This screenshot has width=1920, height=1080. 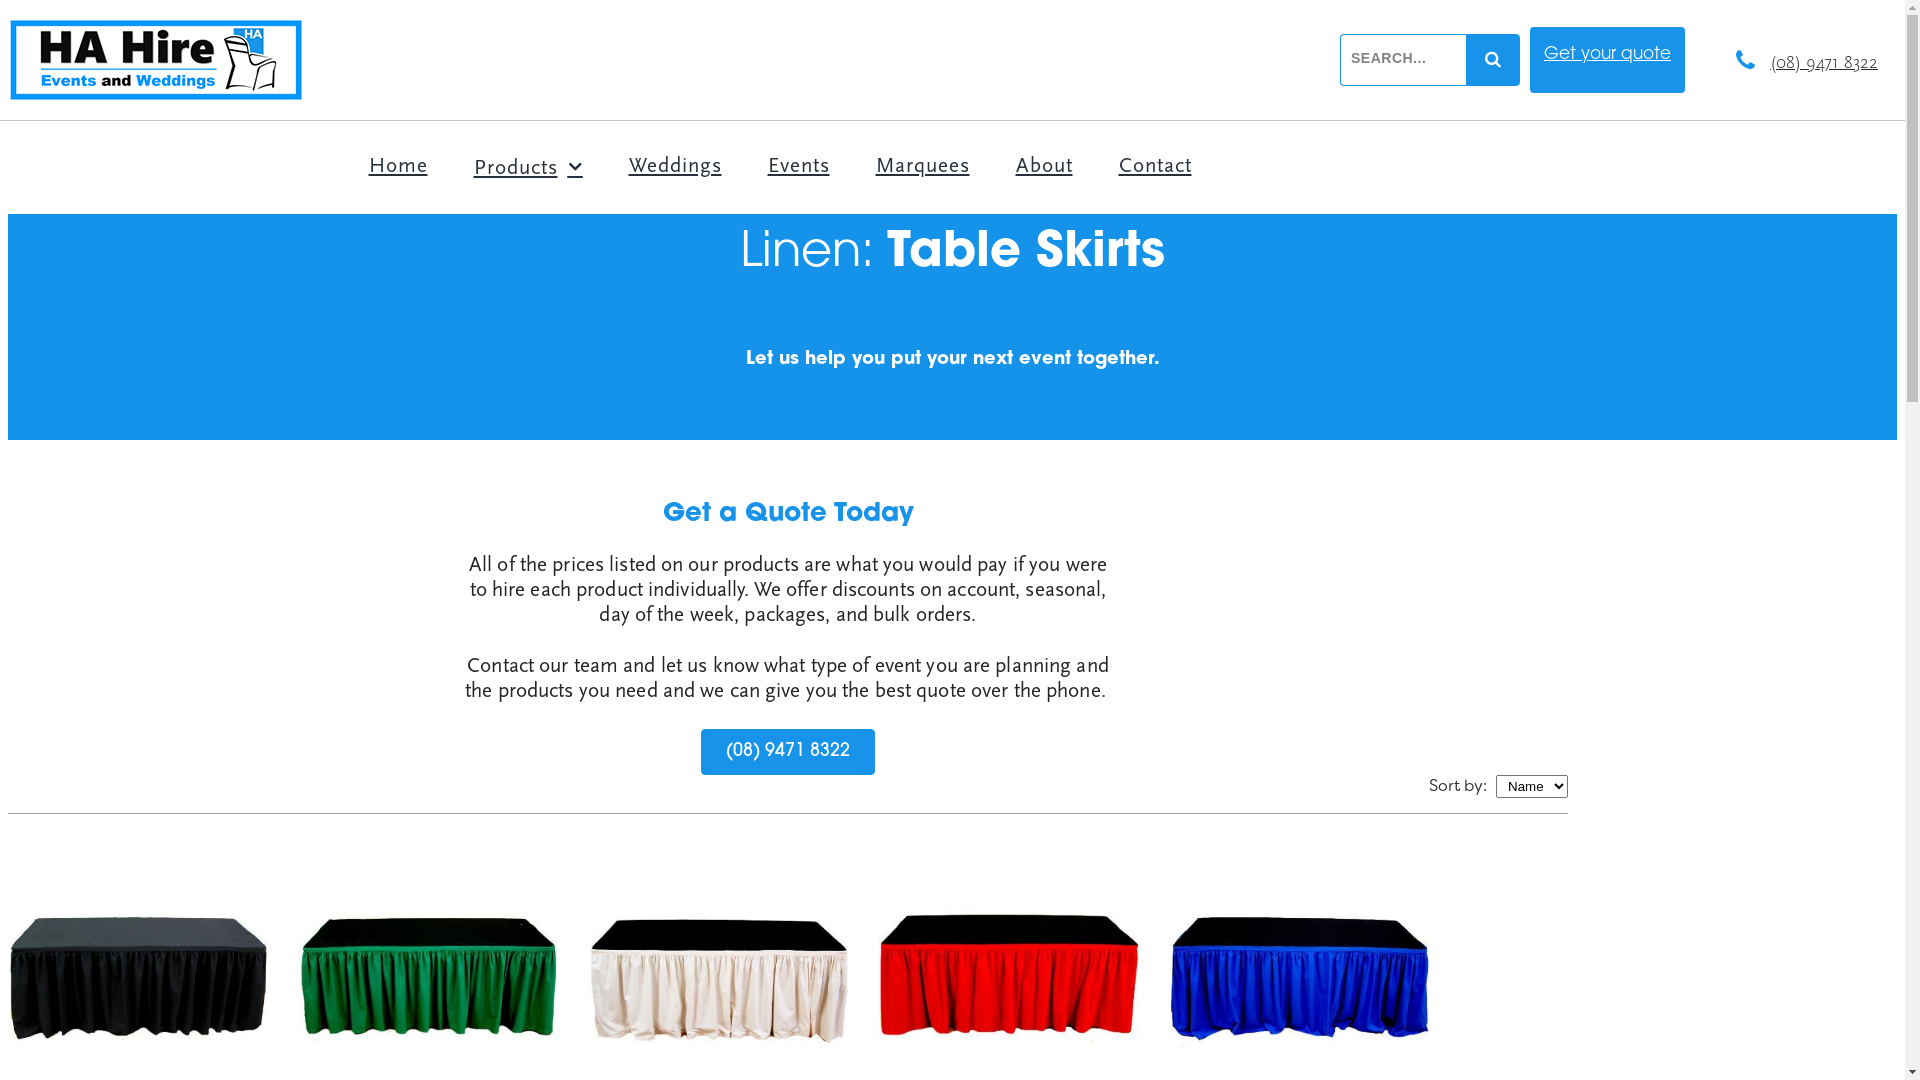 What do you see at coordinates (796, 165) in the screenshot?
I see `'Events'` at bounding box center [796, 165].